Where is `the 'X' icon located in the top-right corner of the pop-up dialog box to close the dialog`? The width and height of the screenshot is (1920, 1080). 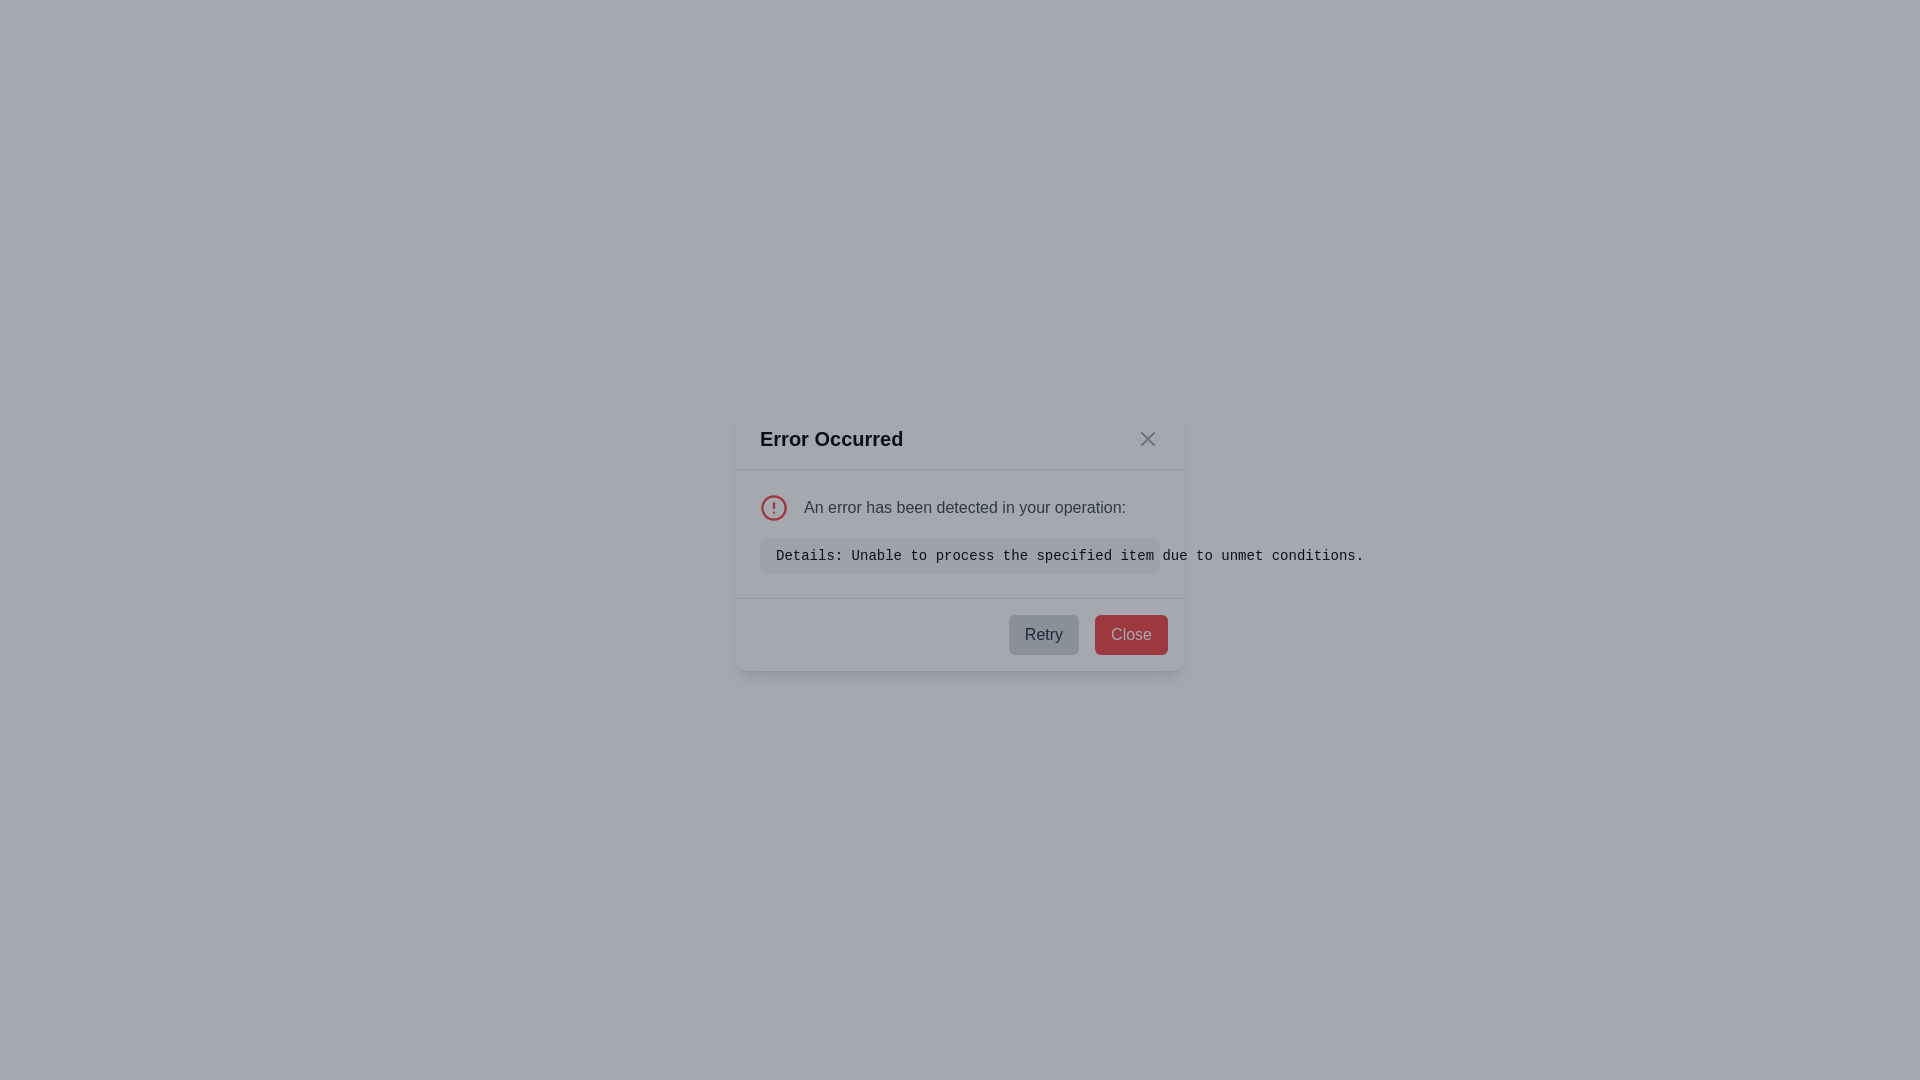
the 'X' icon located in the top-right corner of the pop-up dialog box to close the dialog is located at coordinates (1147, 438).